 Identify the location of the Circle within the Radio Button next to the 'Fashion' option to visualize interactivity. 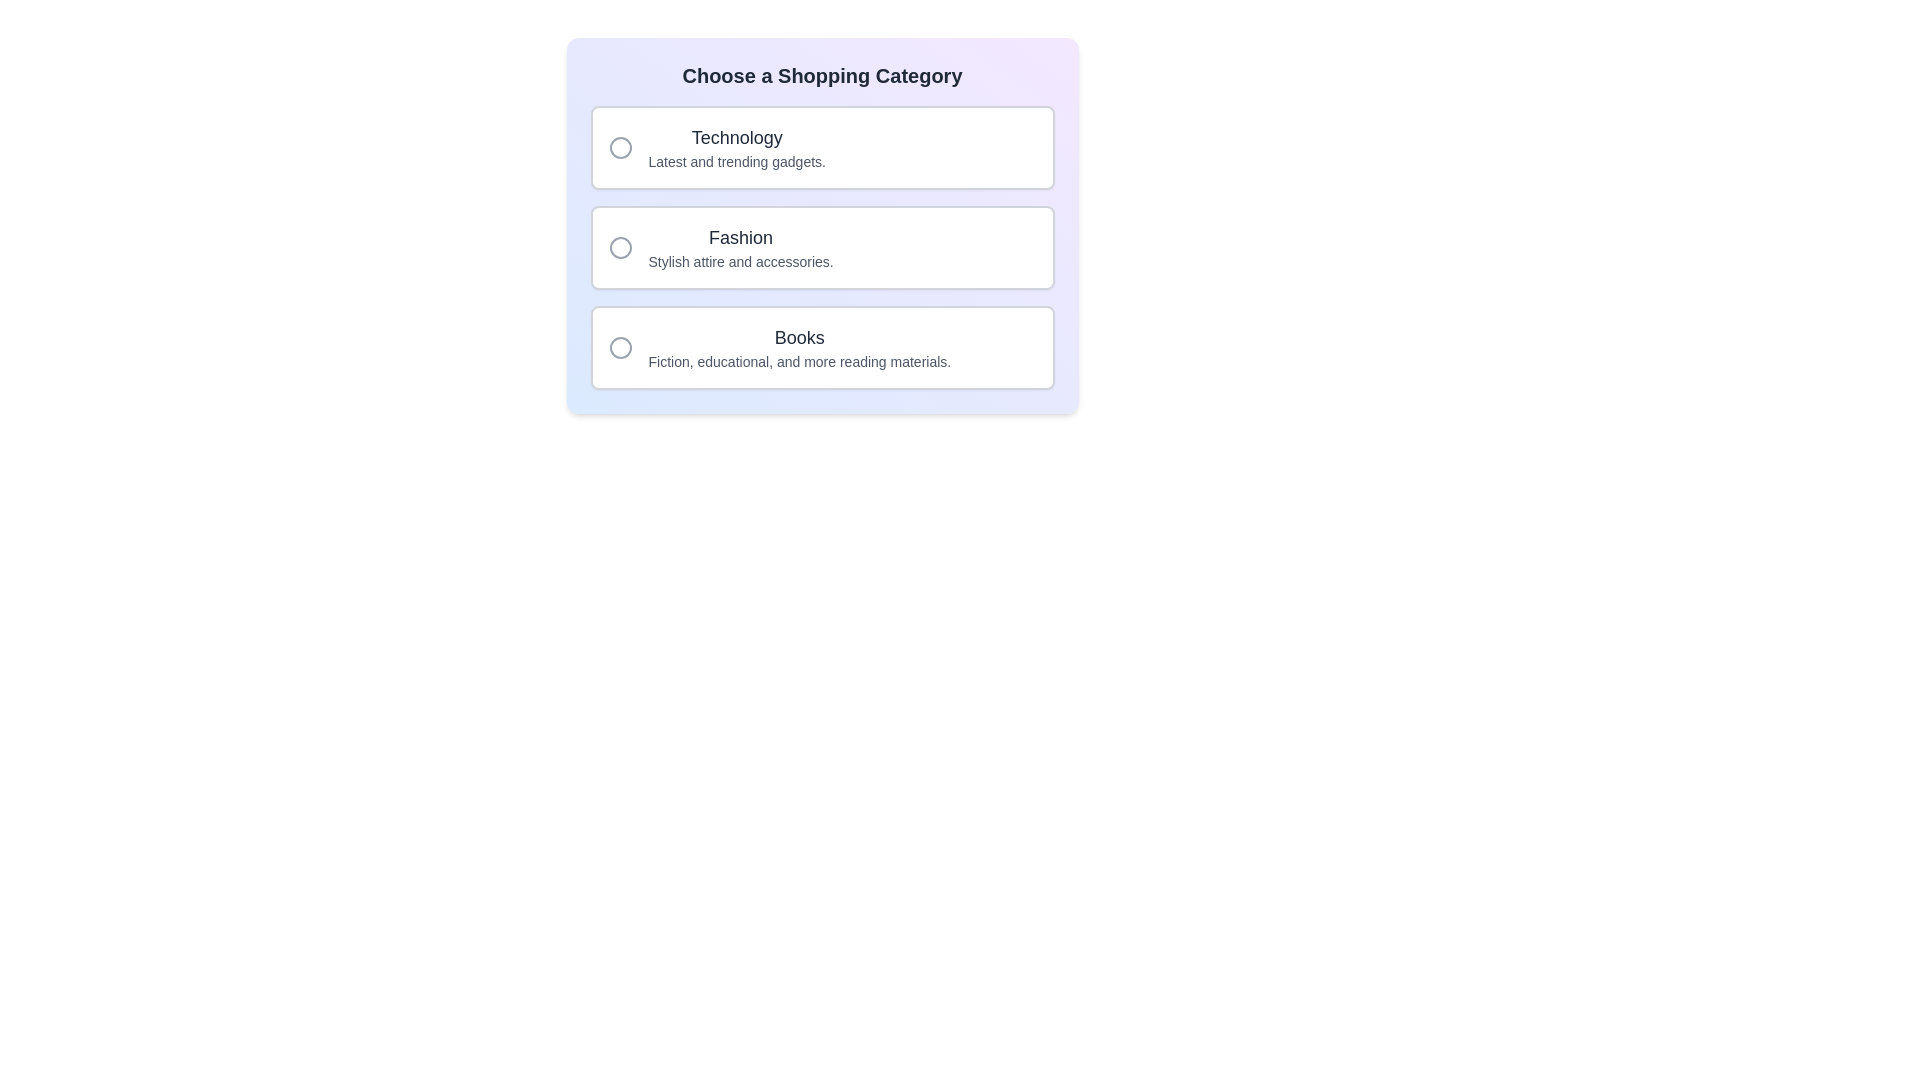
(619, 246).